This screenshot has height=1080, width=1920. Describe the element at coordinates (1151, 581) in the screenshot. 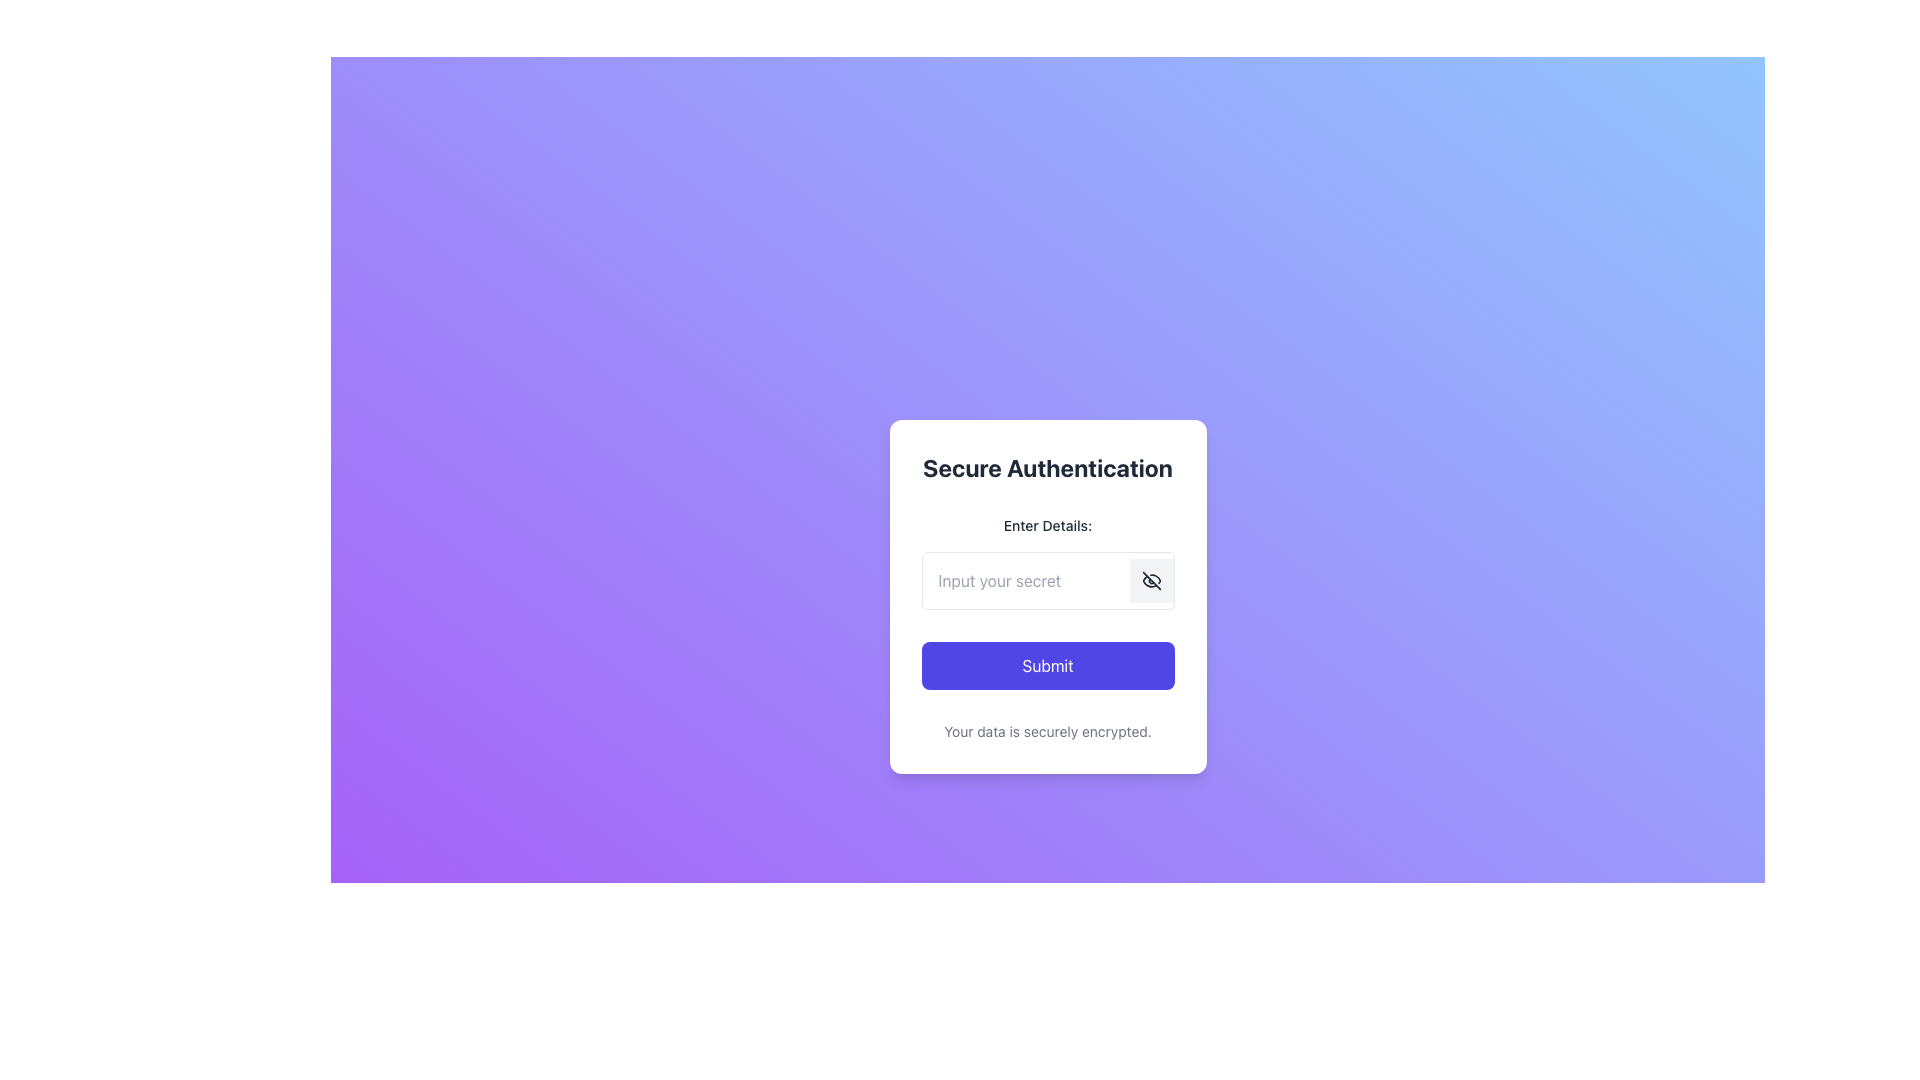

I see `the eye-off icon with a crossed-out eye design located in the authentication form to the right of the input field` at that location.